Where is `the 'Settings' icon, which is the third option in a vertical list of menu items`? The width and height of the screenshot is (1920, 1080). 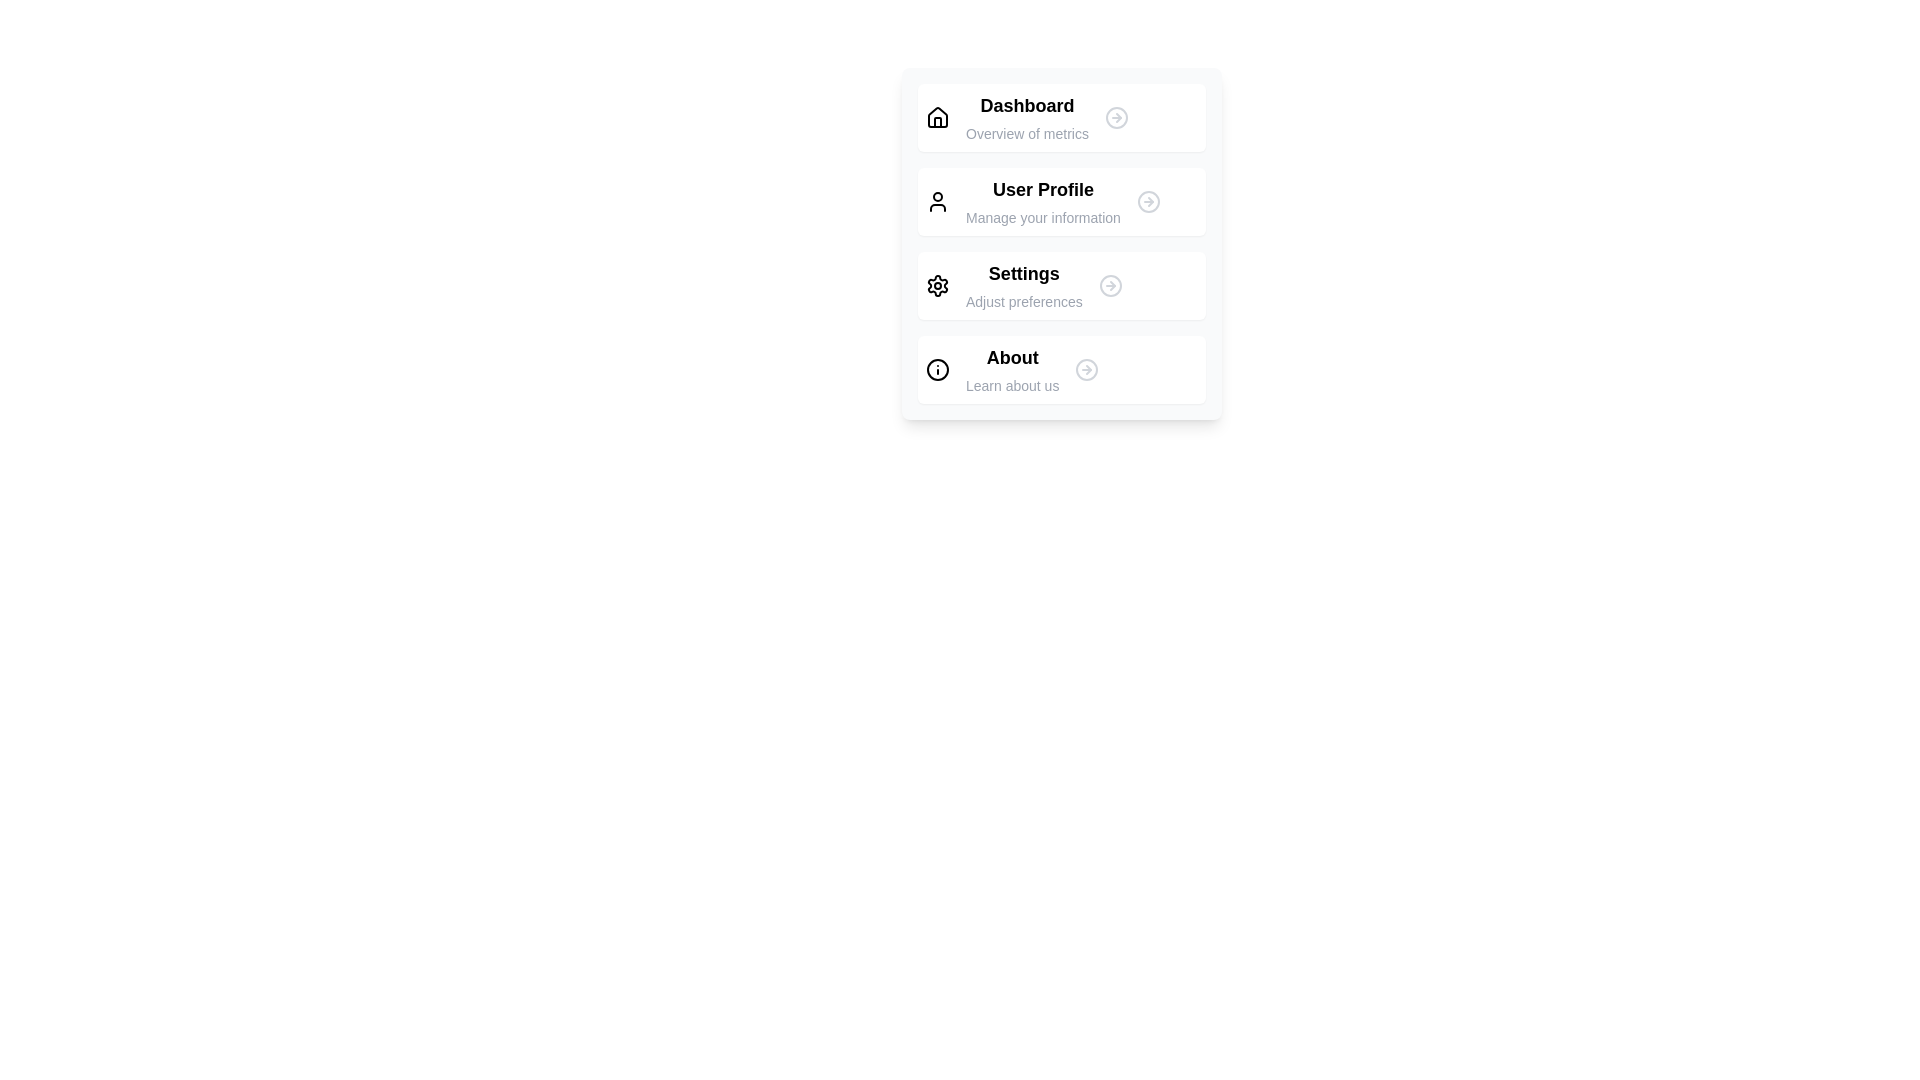
the 'Settings' icon, which is the third option in a vertical list of menu items is located at coordinates (936, 285).